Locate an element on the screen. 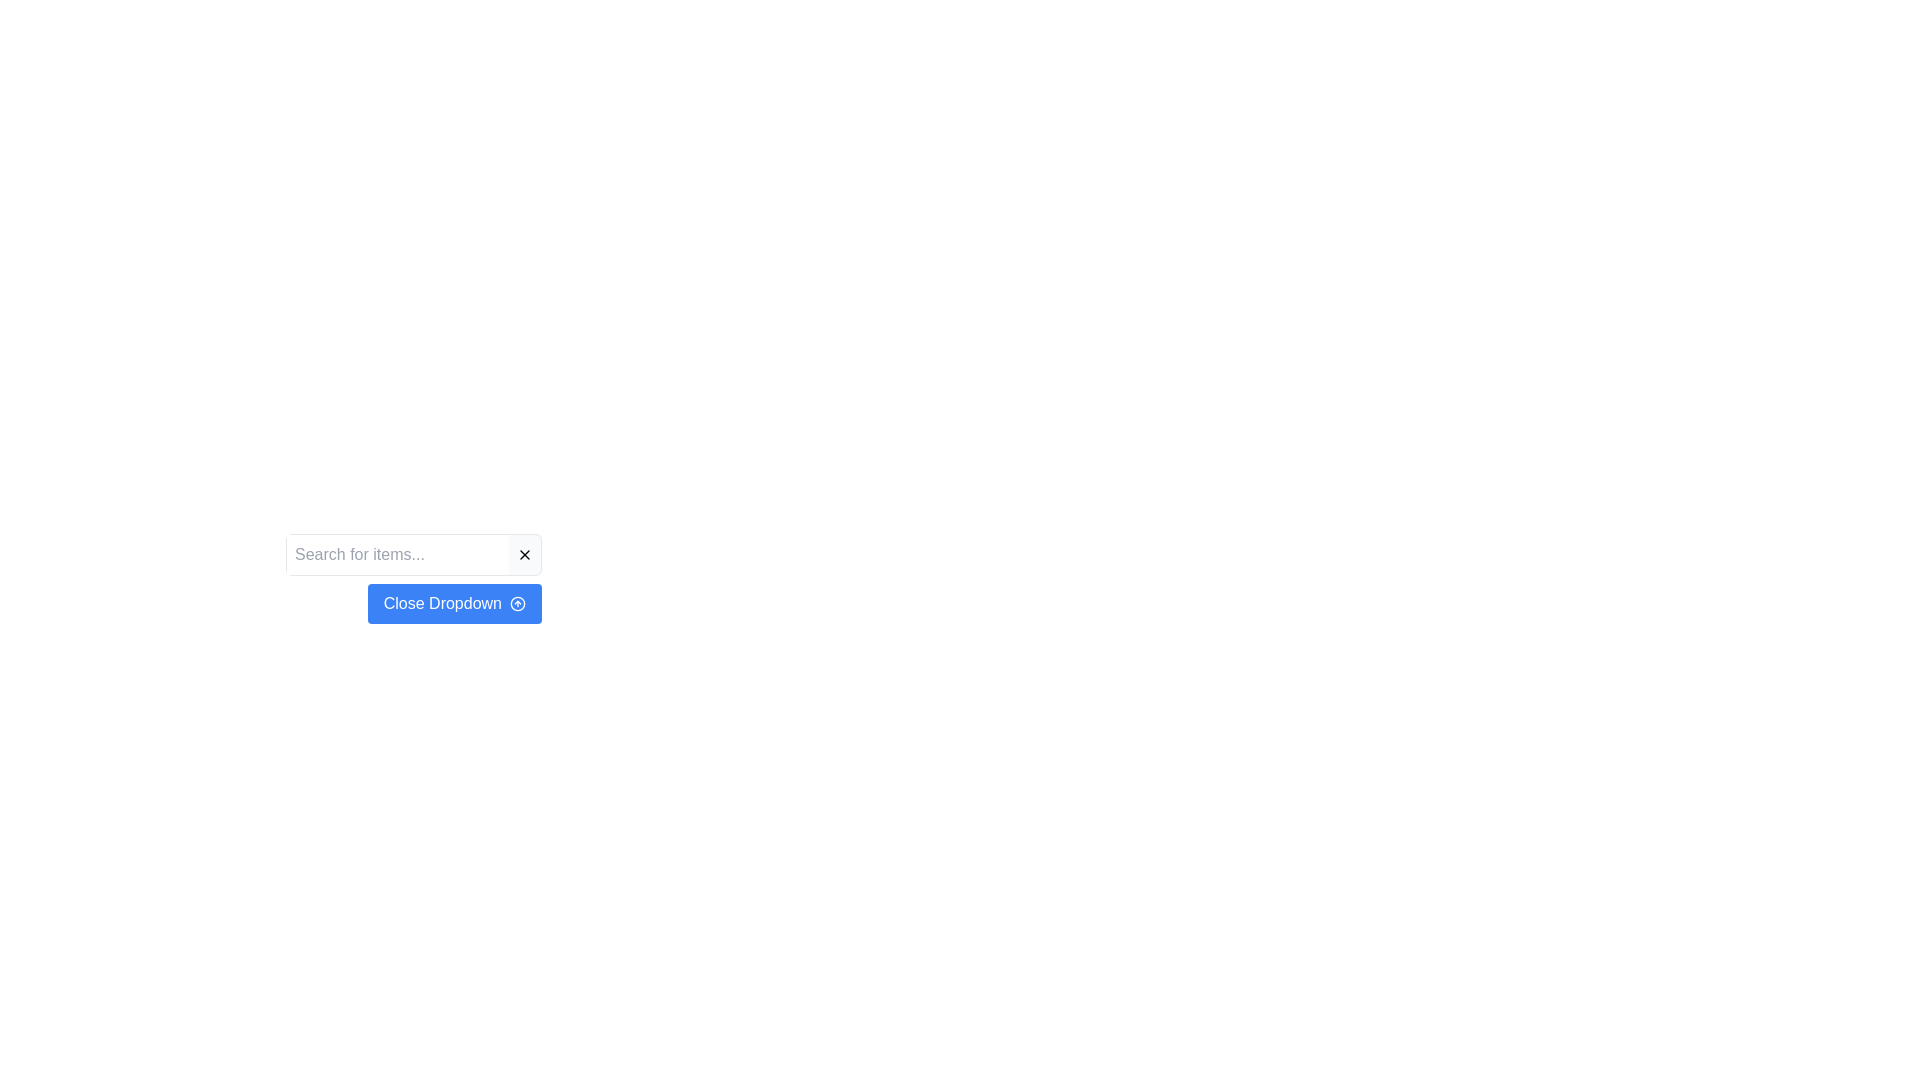 This screenshot has height=1080, width=1920. the upward-pointing circular arrow icon within the 'Close Dropdown' button, which is styled in white against a blue background is located at coordinates (518, 603).